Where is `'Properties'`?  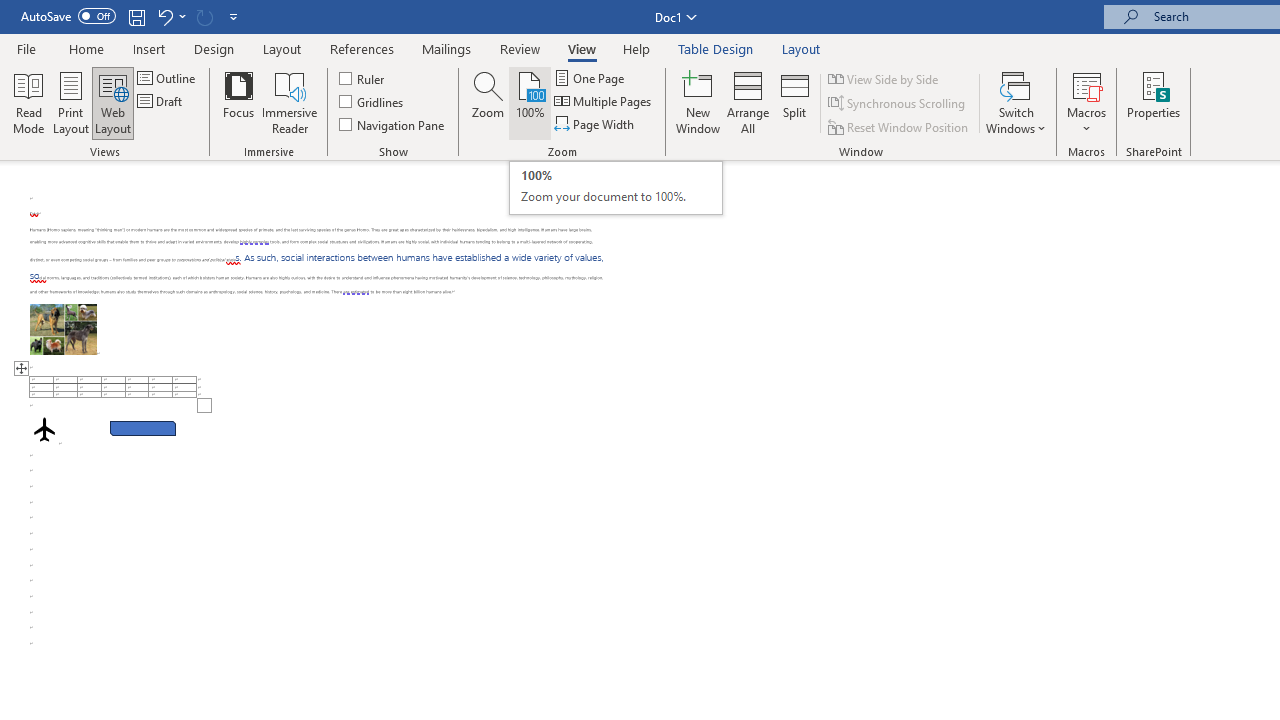
'Properties' is located at coordinates (1153, 103).